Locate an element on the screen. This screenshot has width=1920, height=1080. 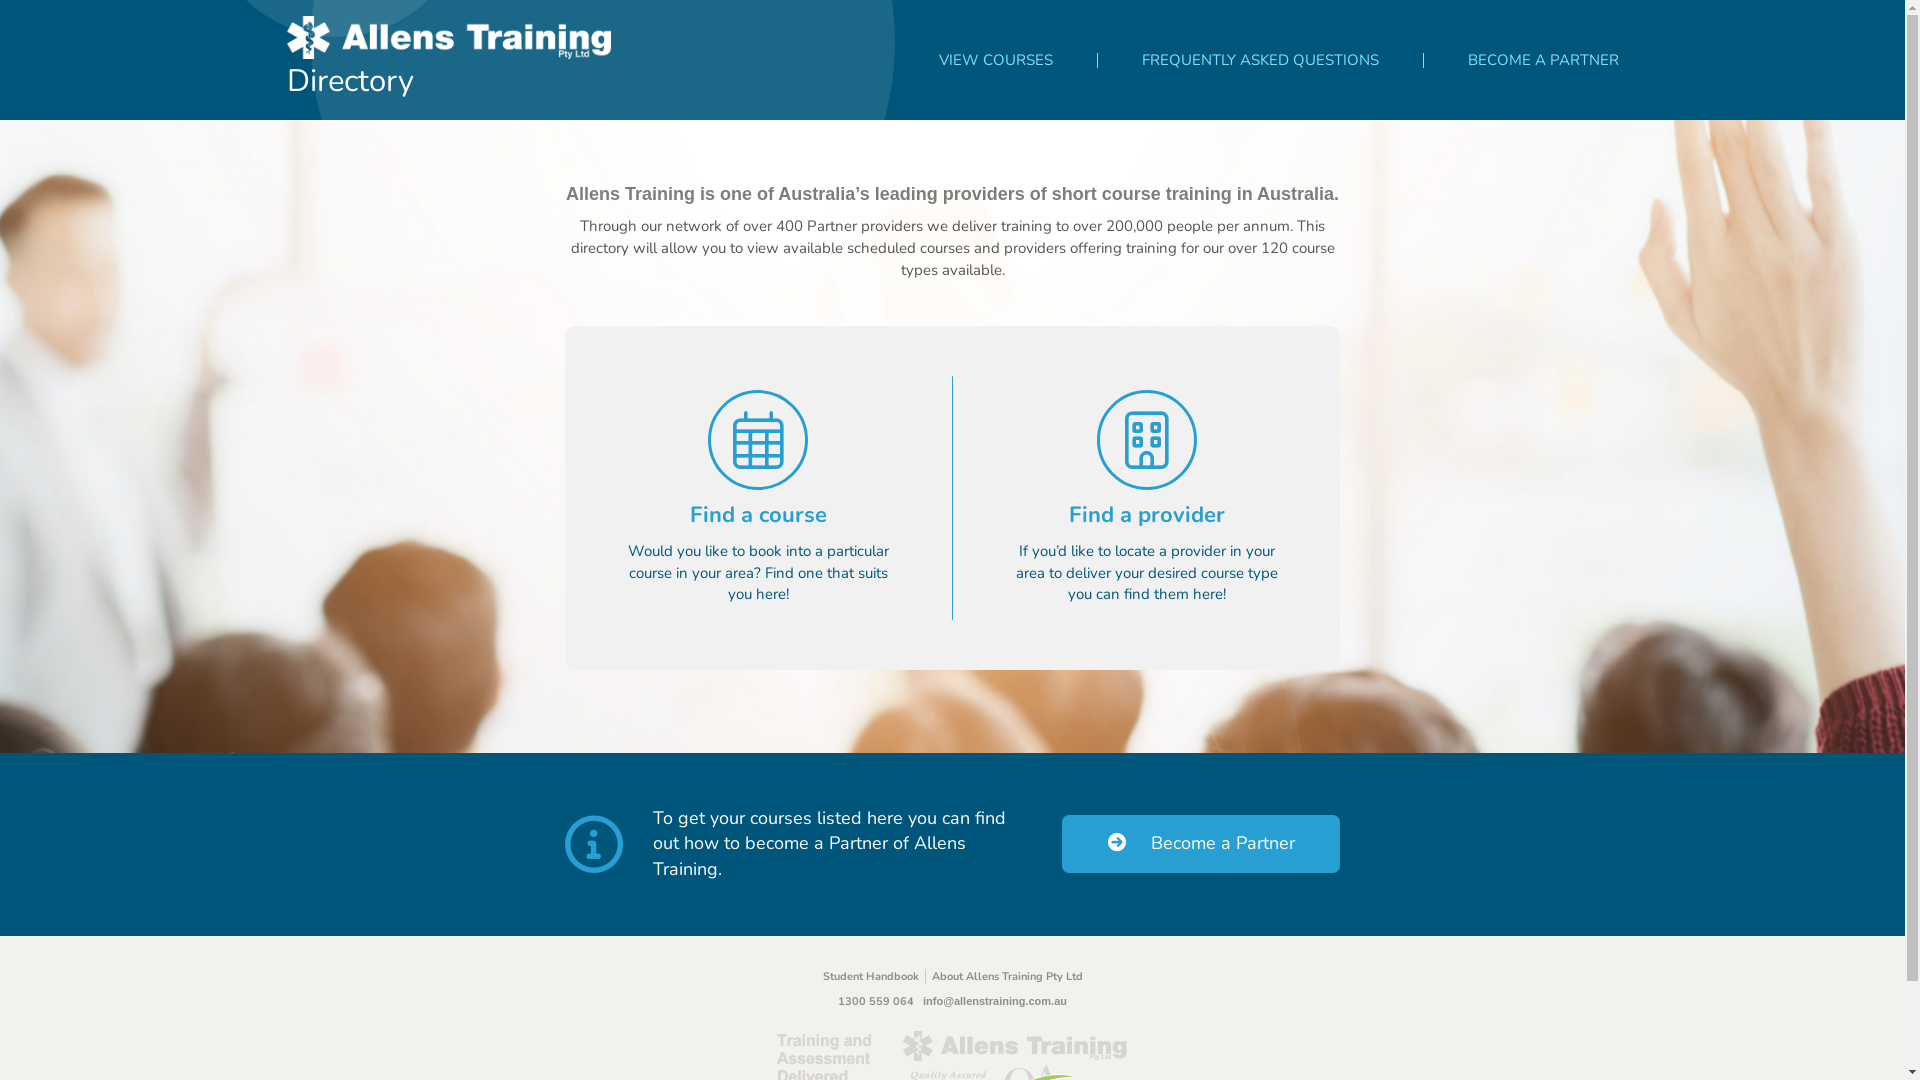
'About Allens Training Pty Ltd' is located at coordinates (1007, 975).